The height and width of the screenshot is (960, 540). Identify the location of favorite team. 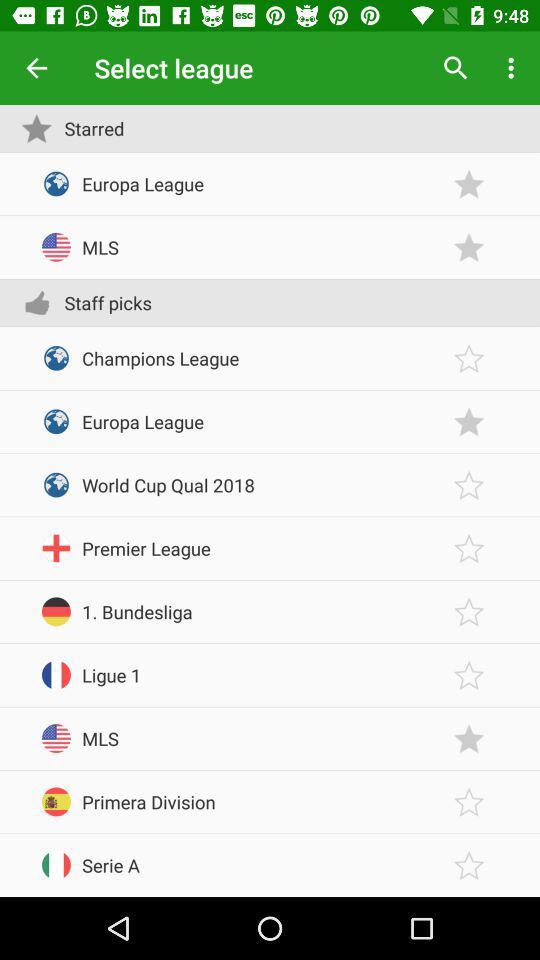
(469, 802).